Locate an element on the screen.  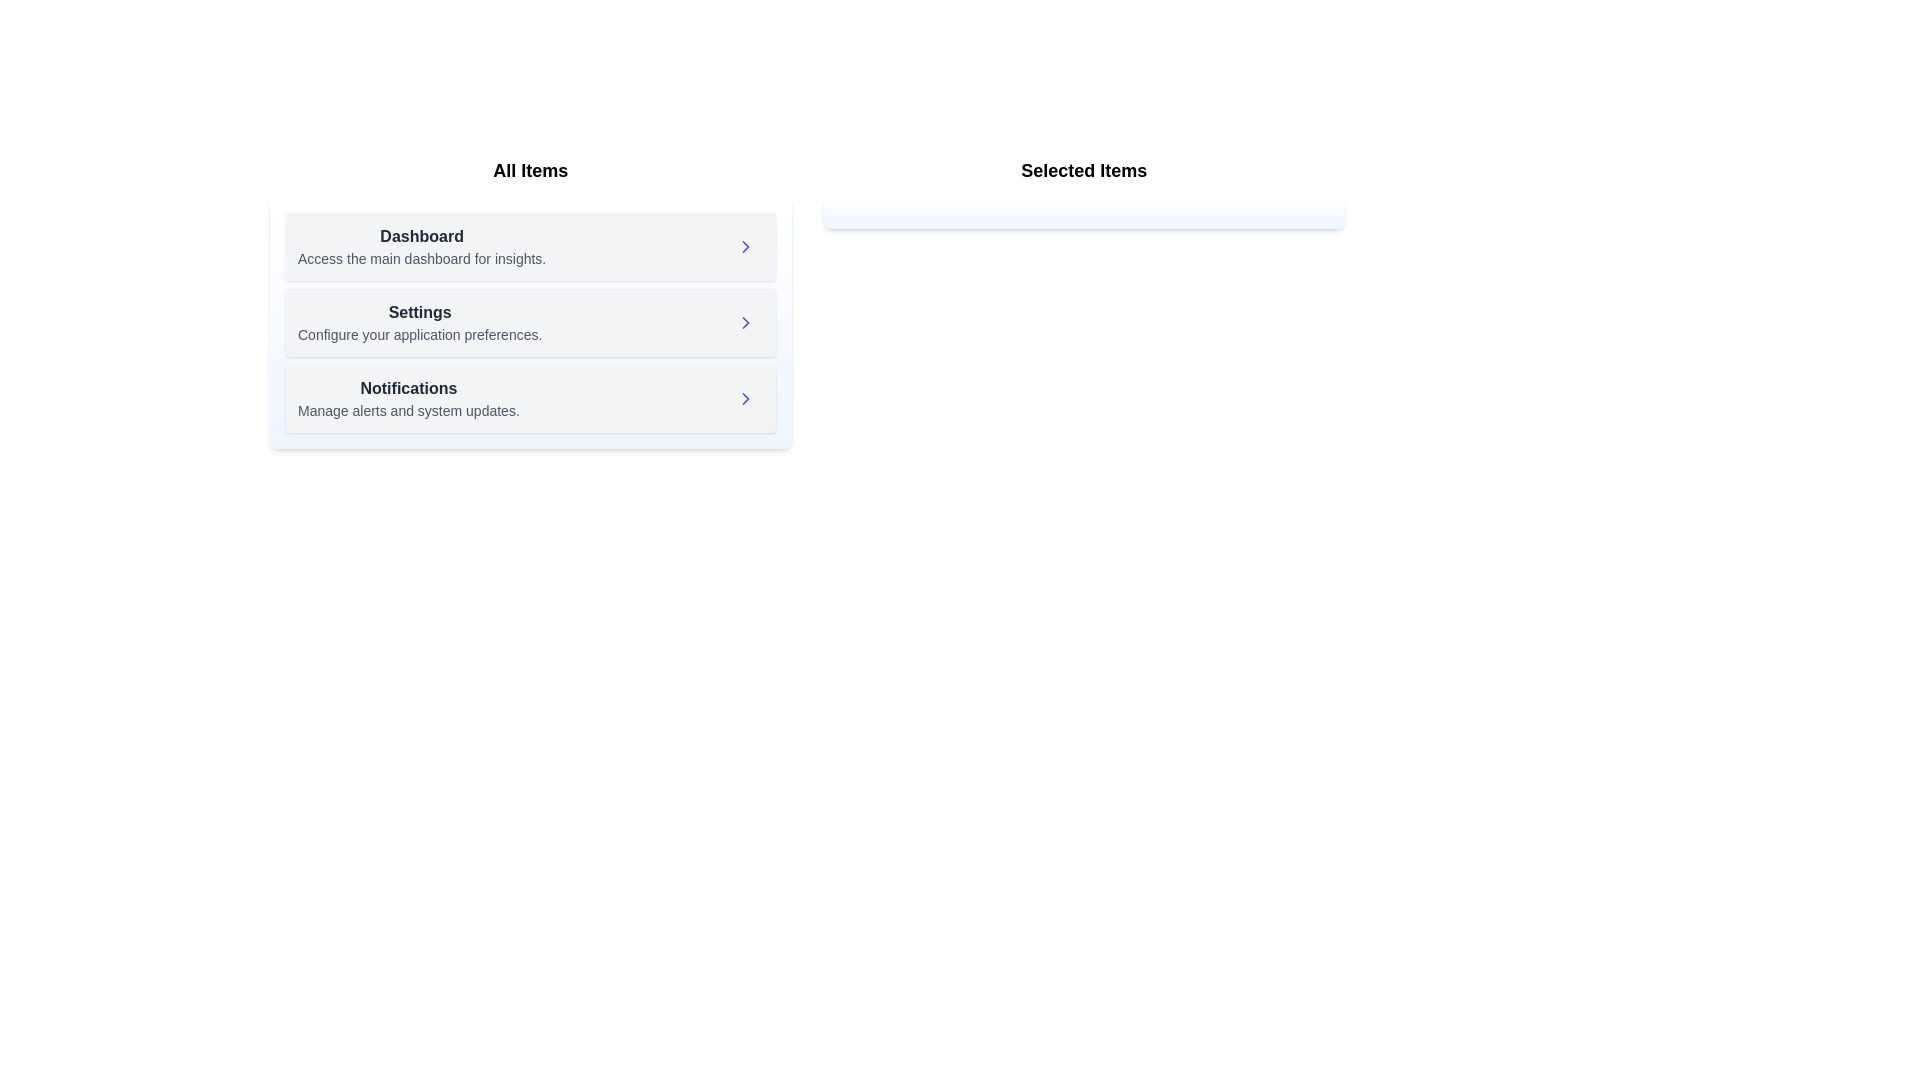
right arrow next to the item 'Dashboard' in the available items list to move it to the selected items list is located at coordinates (744, 245).